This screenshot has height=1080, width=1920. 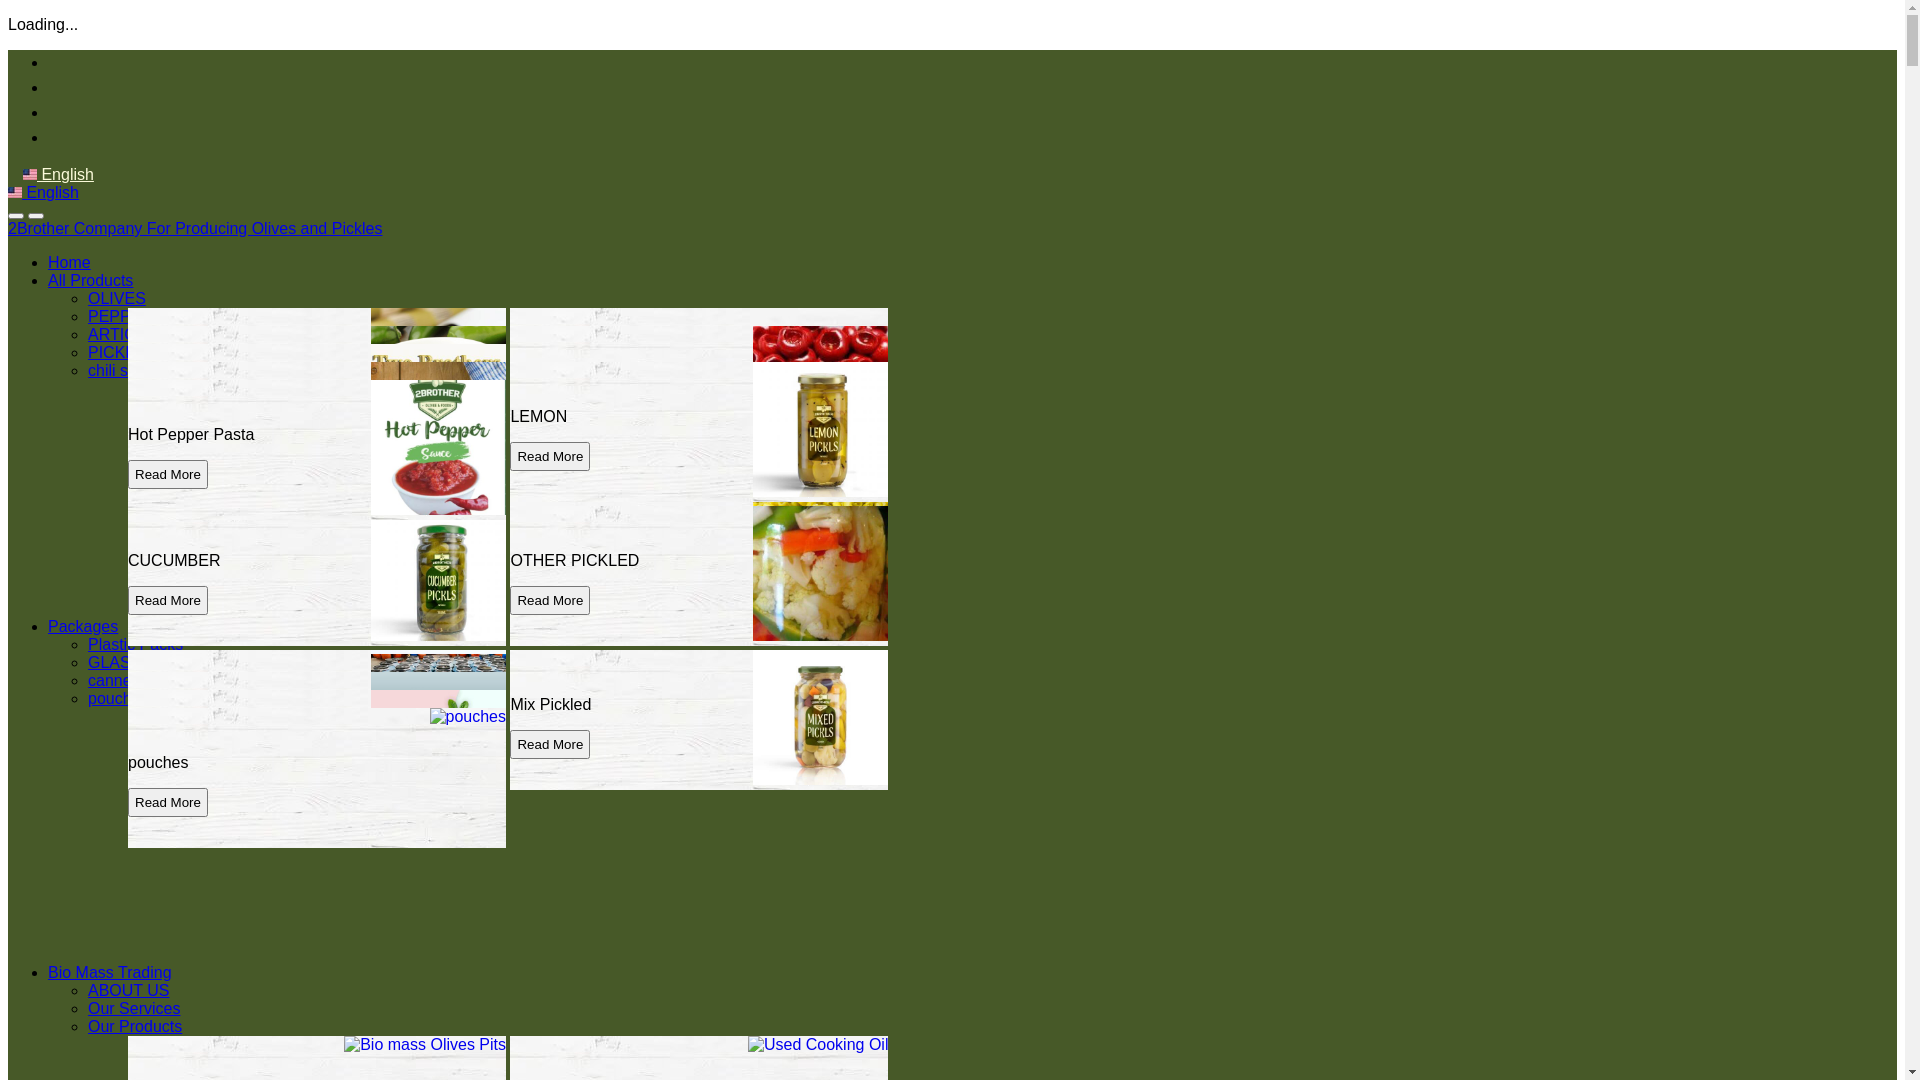 I want to click on 'GARLIC, so click(x=315, y=720).